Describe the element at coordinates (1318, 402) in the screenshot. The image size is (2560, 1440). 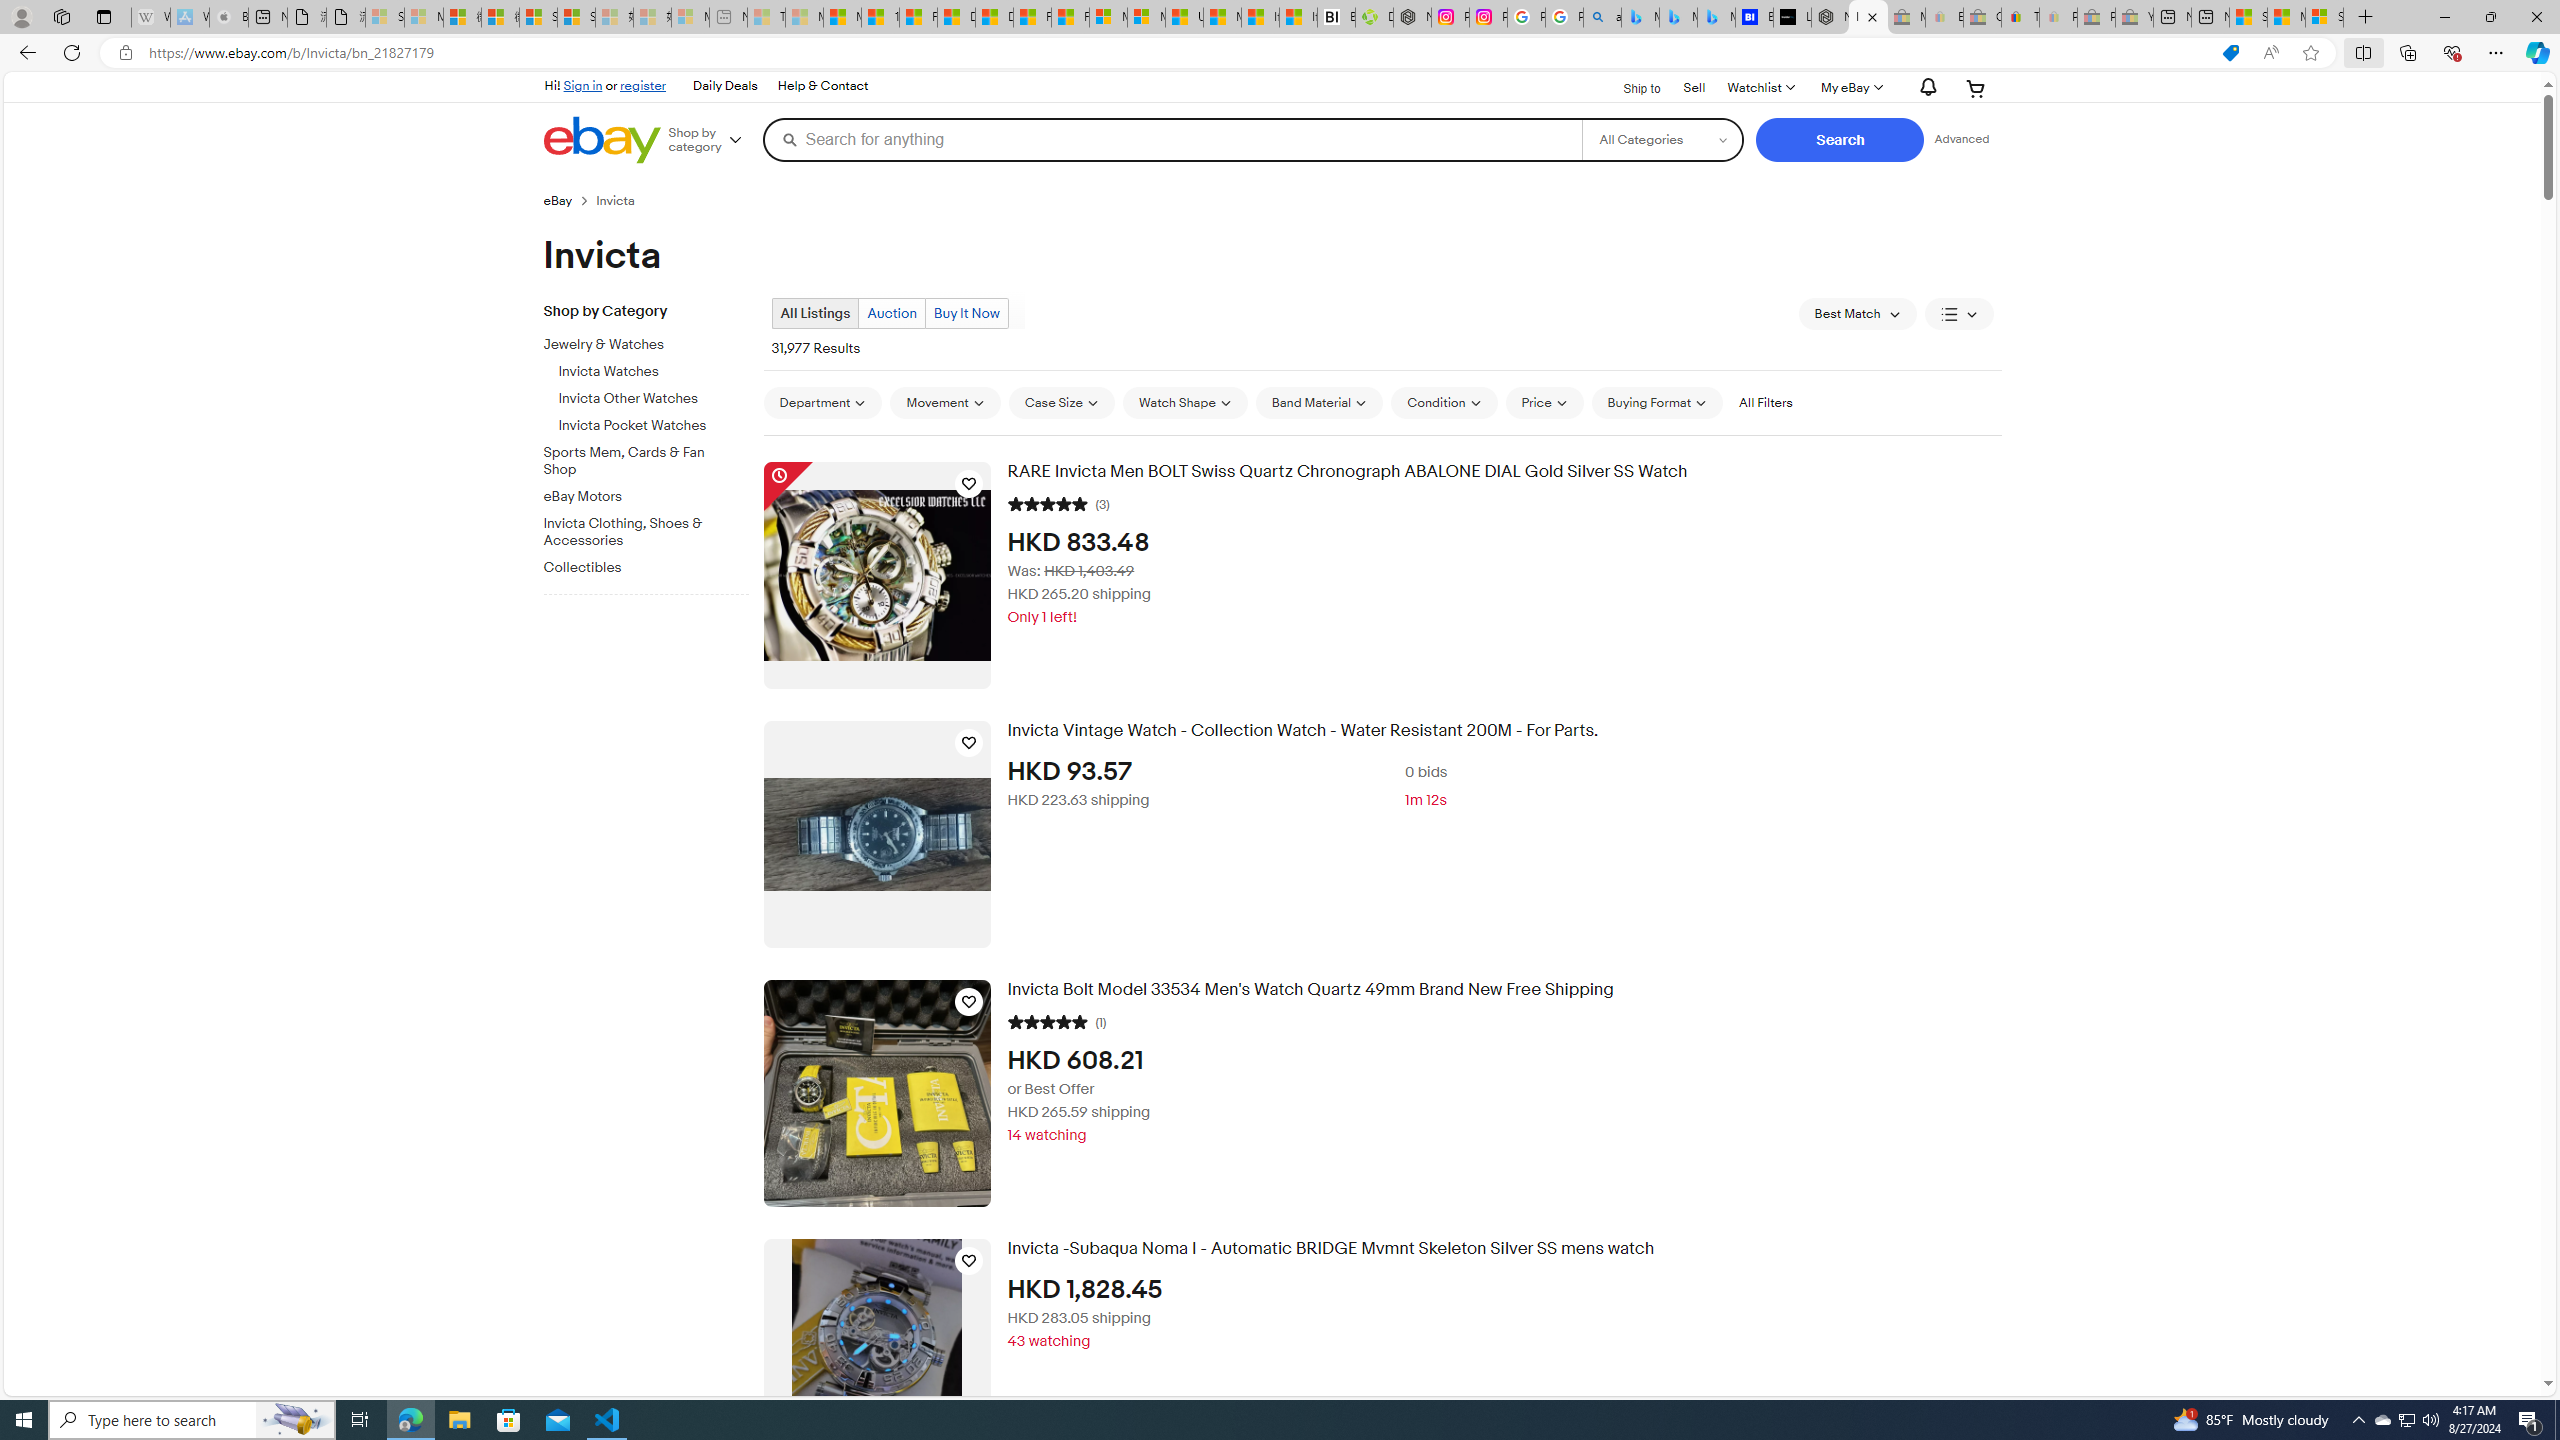
I see `'Band Material'` at that location.